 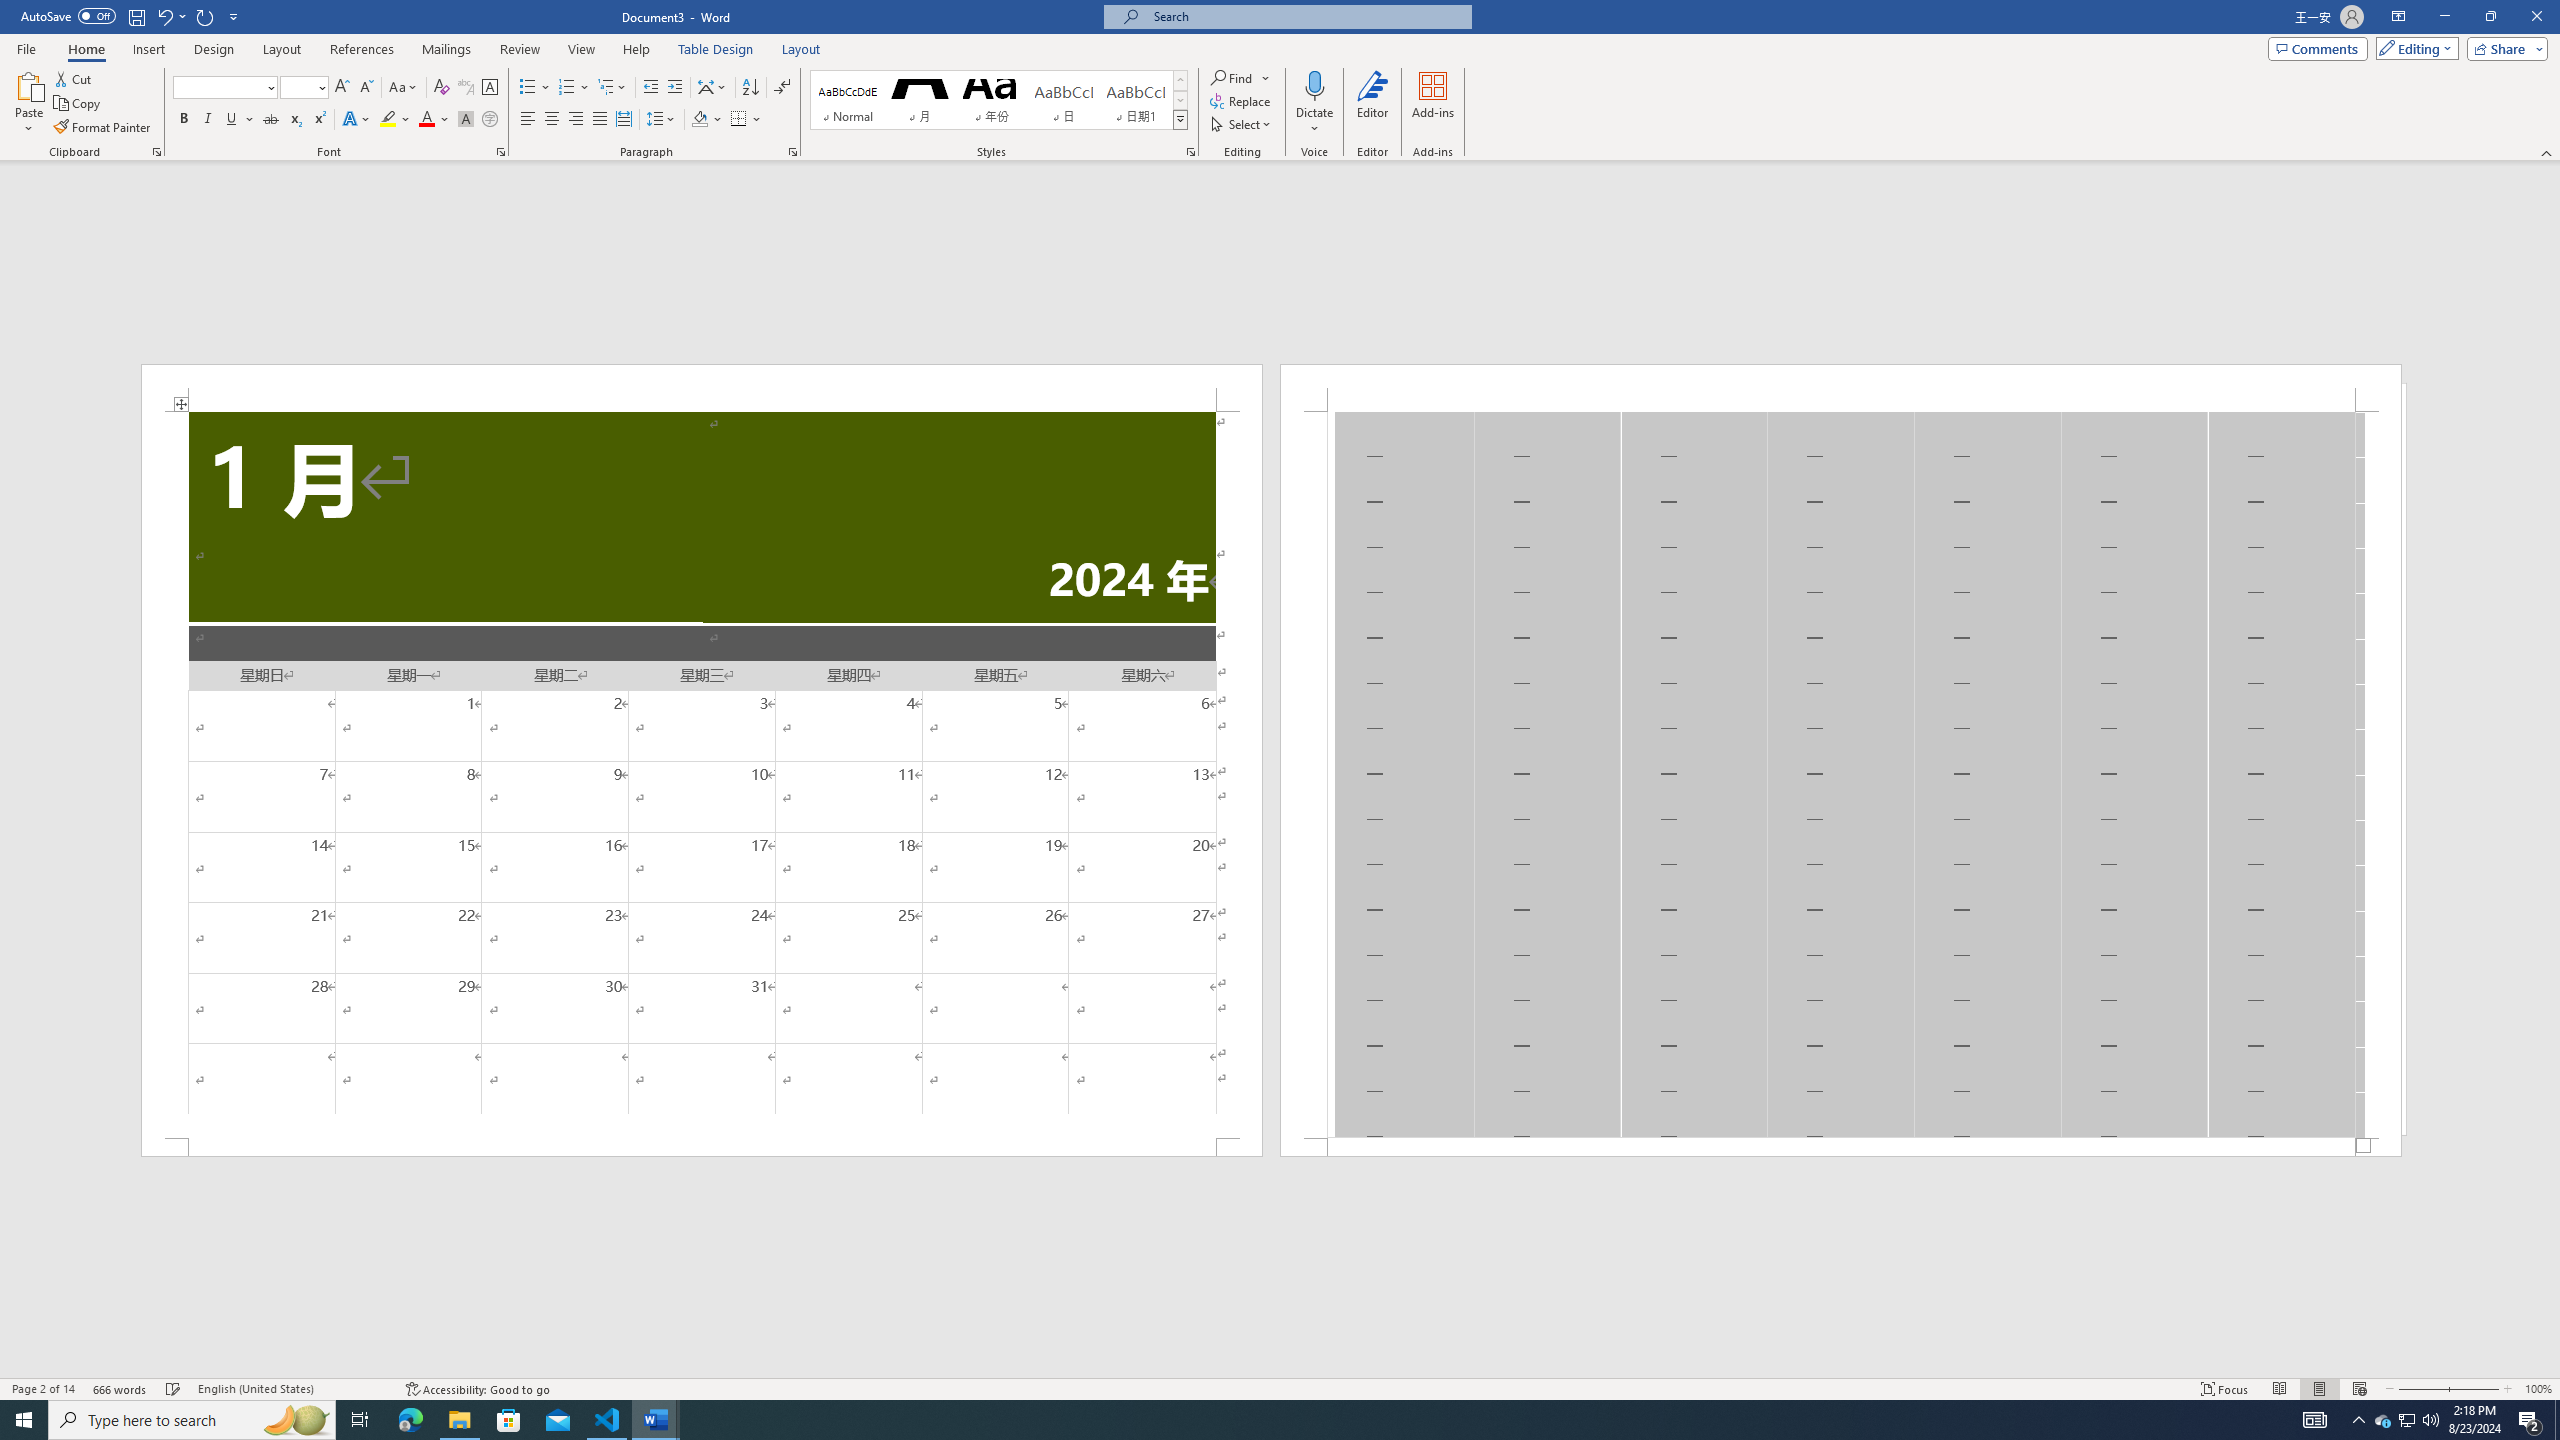 What do you see at coordinates (425, 118) in the screenshot?
I see `'Font Color RGB(255, 0, 0)'` at bounding box center [425, 118].